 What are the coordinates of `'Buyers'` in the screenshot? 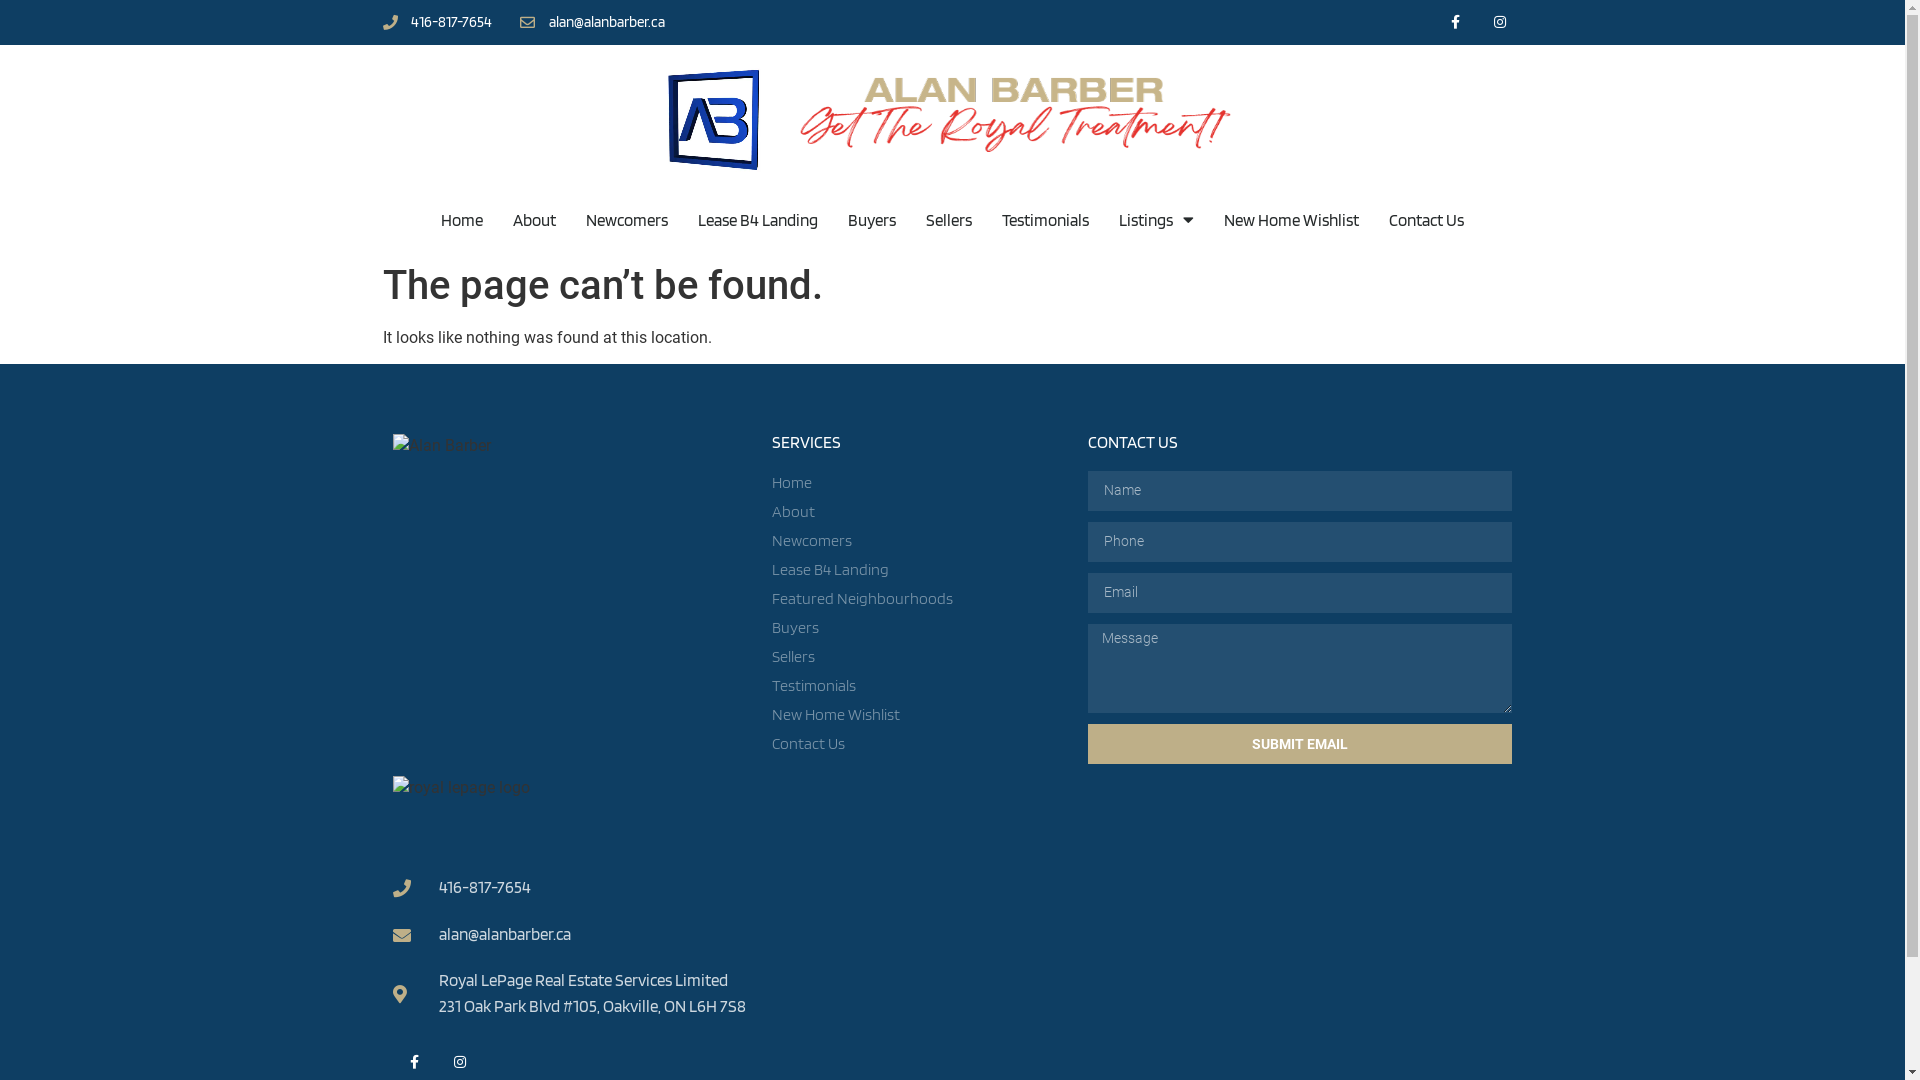 It's located at (872, 219).